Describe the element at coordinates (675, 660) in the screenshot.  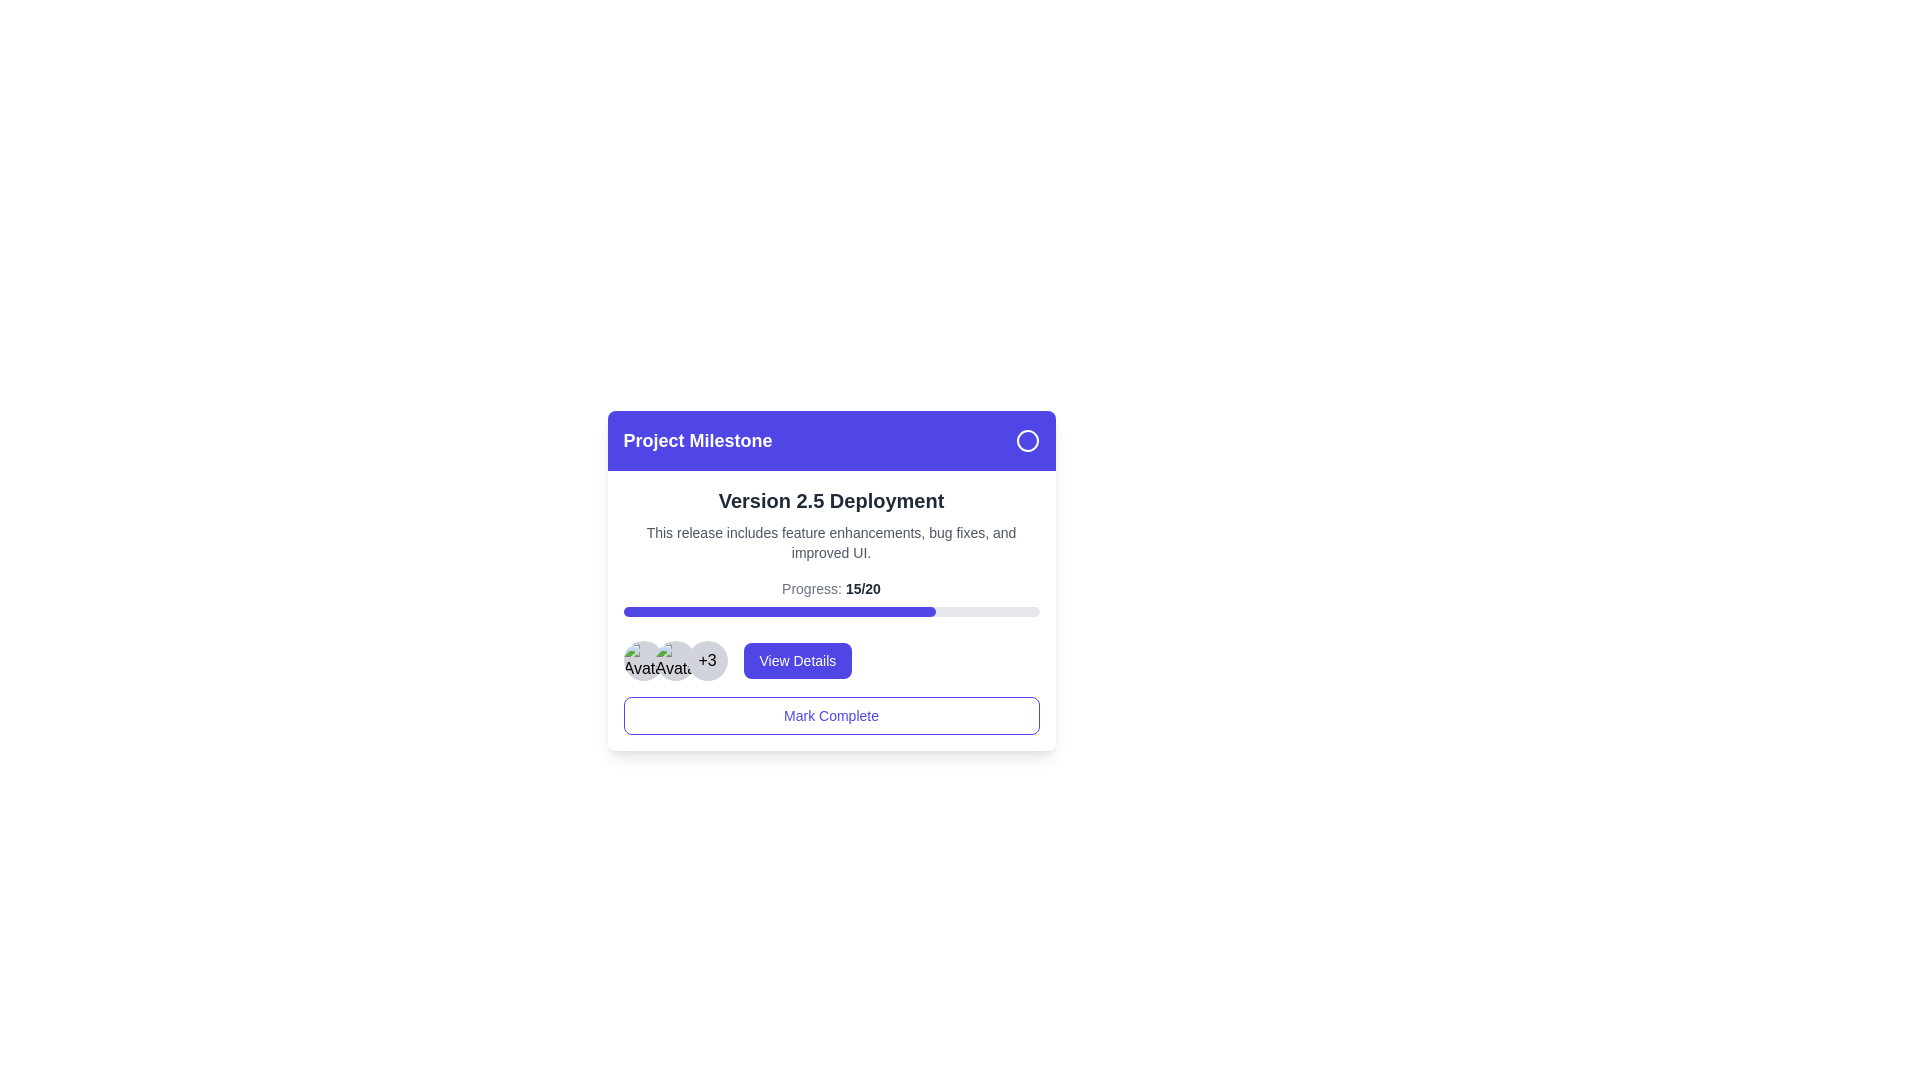
I see `the third circular icon indicating additional members or entities, labeled '+3', located in the 'View Details' section below the progress bar` at that location.